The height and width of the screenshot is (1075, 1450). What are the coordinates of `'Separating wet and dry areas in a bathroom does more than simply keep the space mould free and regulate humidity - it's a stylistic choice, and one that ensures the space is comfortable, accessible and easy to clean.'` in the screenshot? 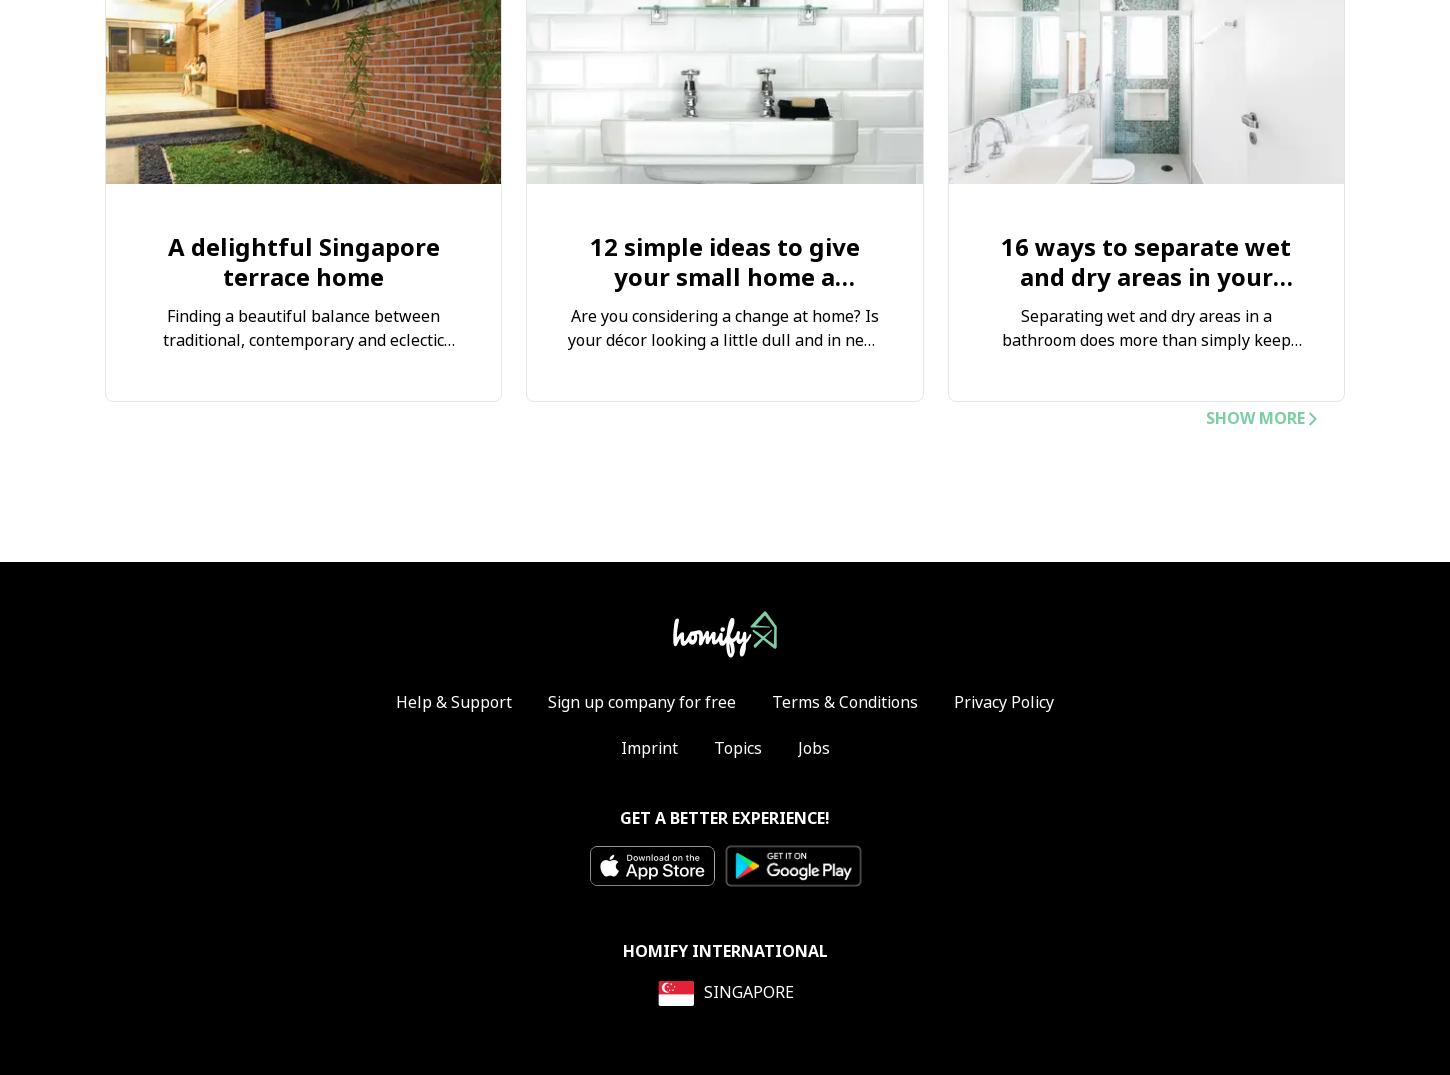 It's located at (1144, 377).